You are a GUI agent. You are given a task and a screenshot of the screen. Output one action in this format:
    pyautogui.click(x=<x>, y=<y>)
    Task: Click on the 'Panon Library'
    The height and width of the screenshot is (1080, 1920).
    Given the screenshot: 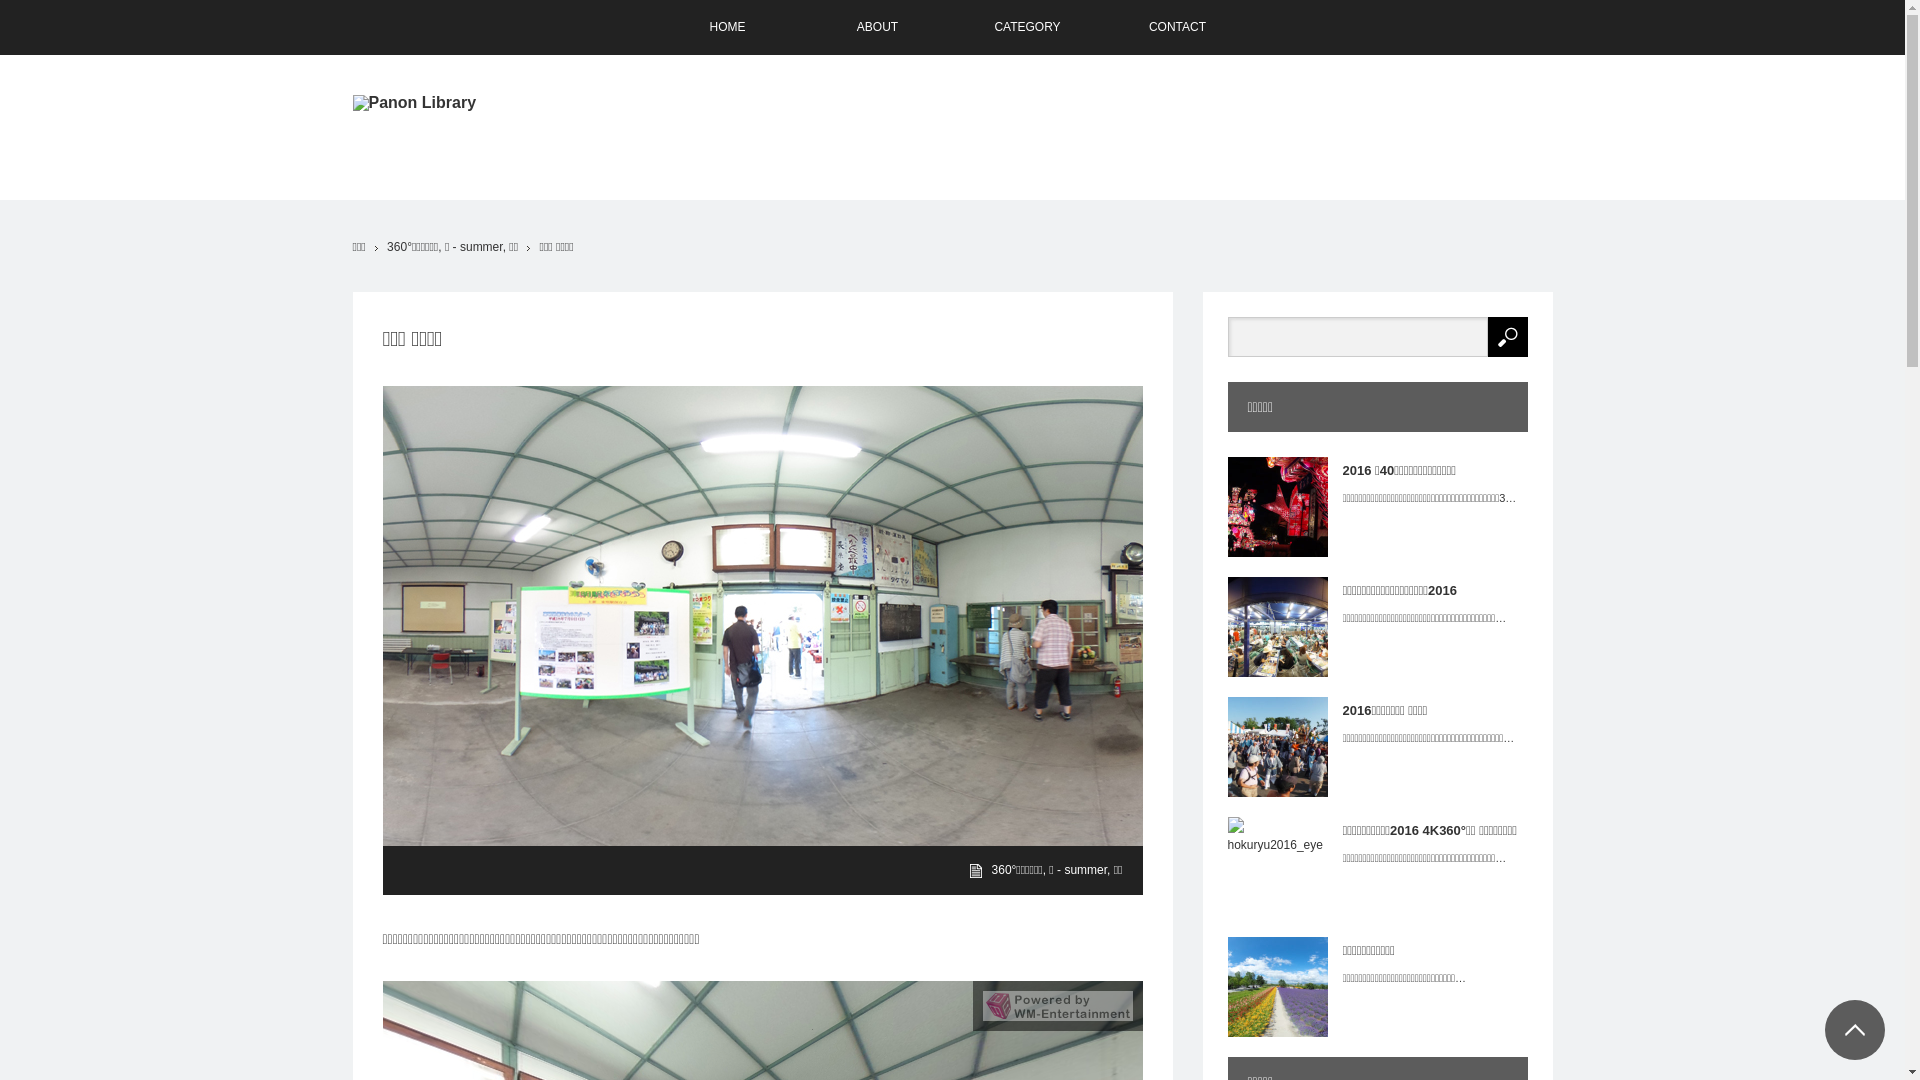 What is the action you would take?
    pyautogui.click(x=412, y=103)
    